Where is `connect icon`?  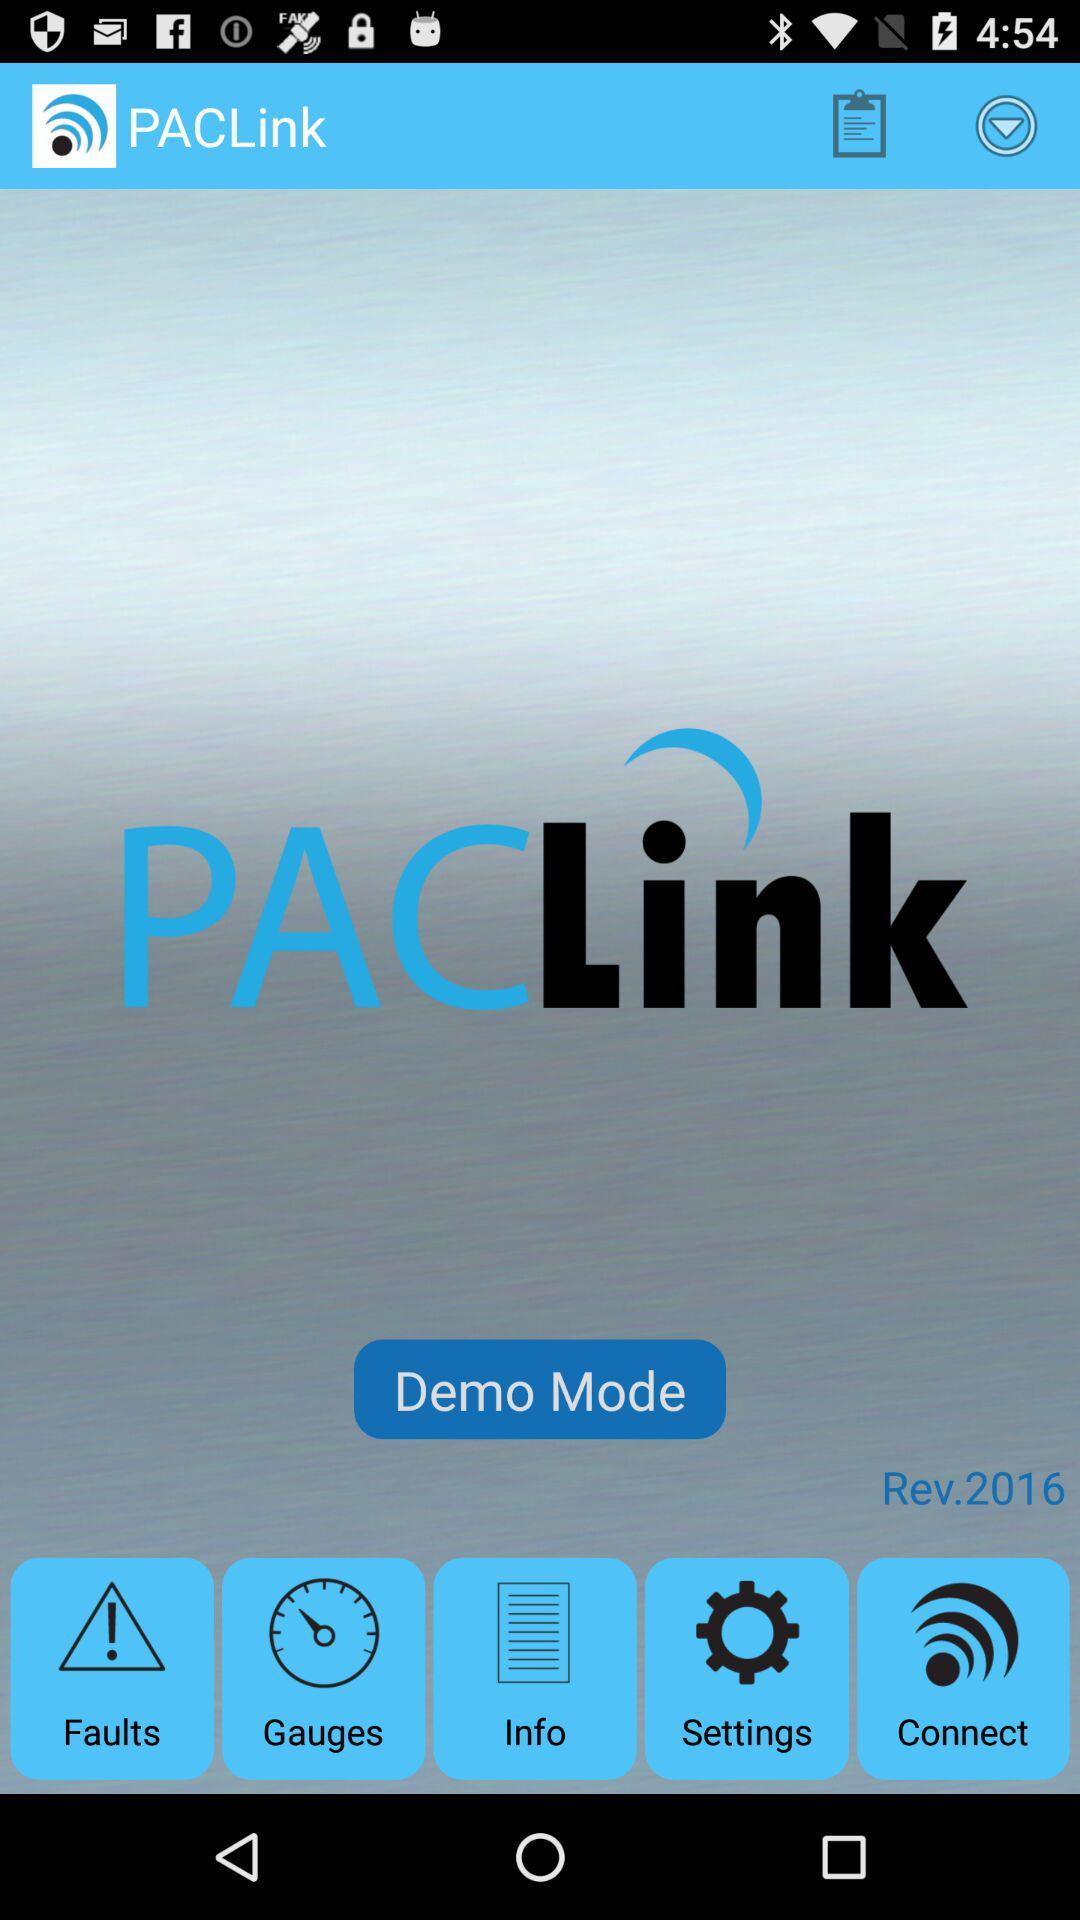 connect icon is located at coordinates (962, 1668).